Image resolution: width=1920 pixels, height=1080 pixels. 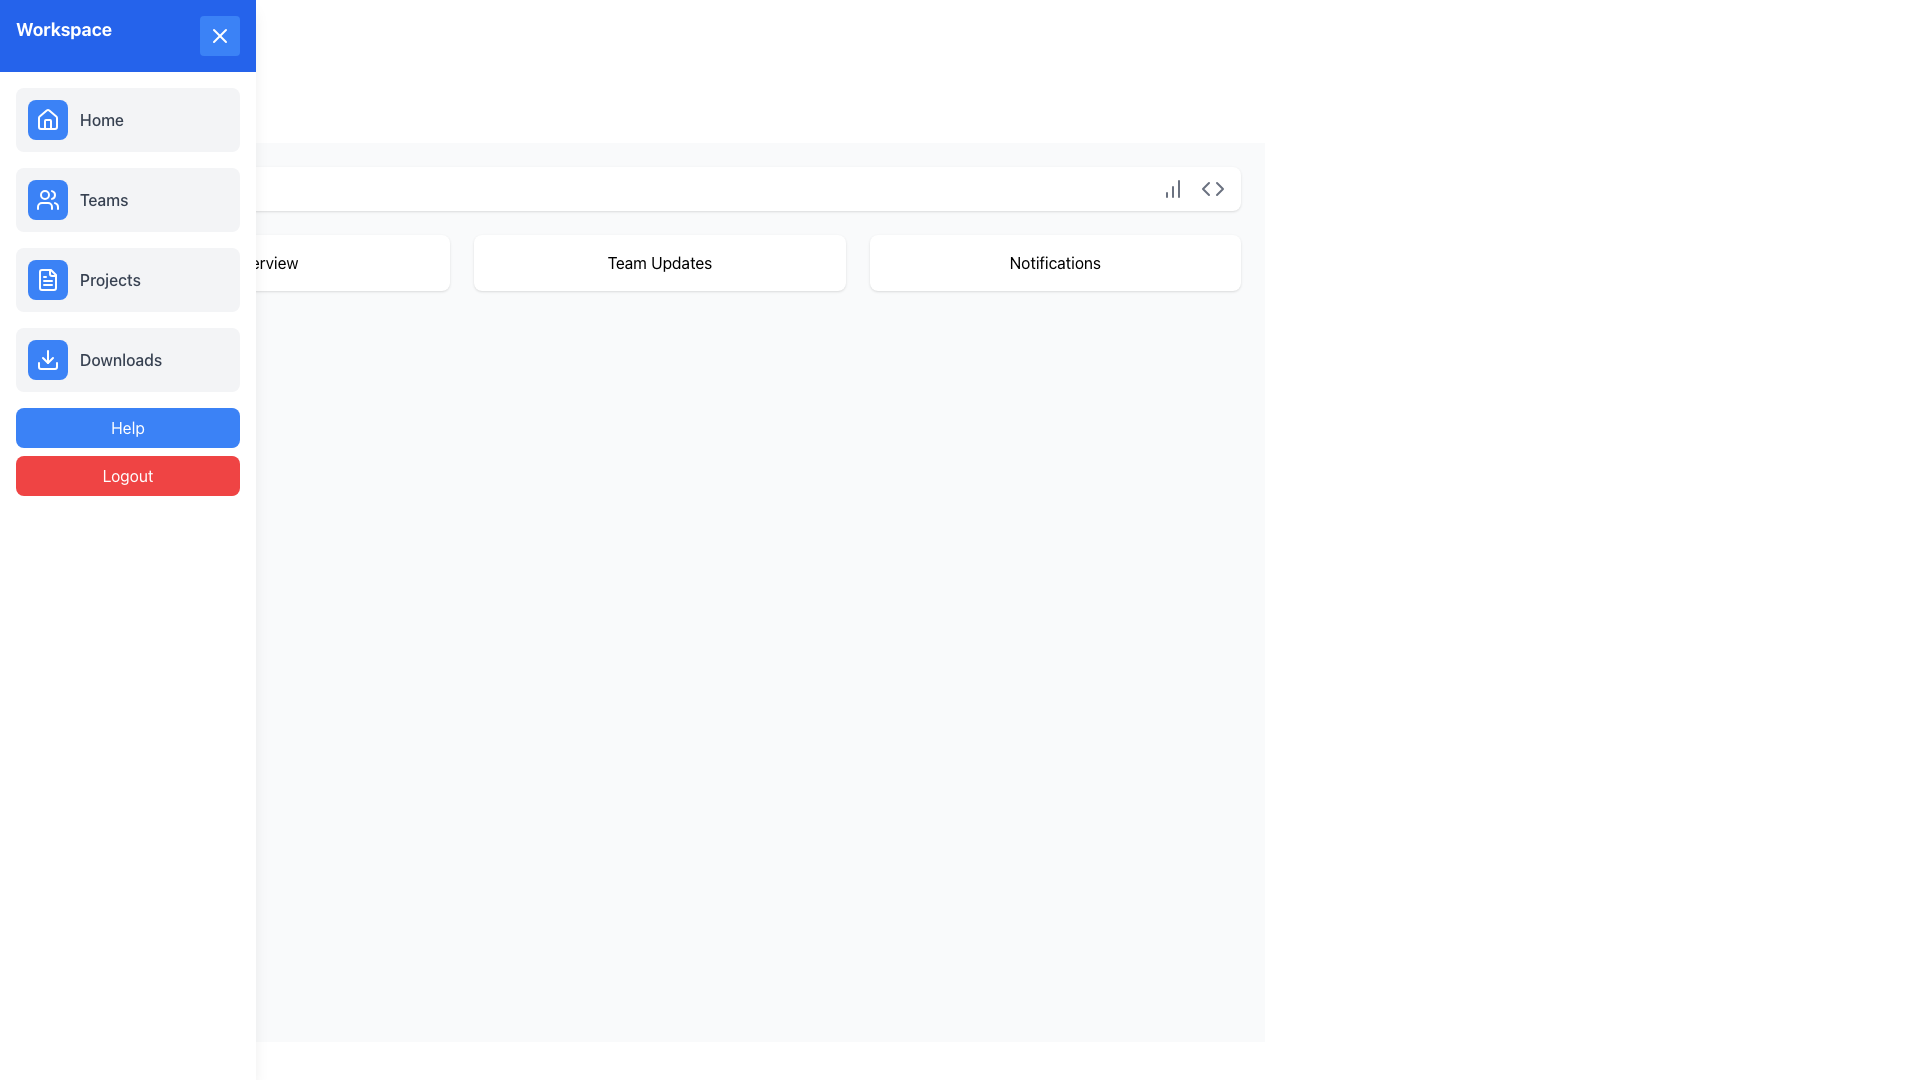 What do you see at coordinates (48, 358) in the screenshot?
I see `the download icon, which features a downward arrow and a rectangular base, located within the sidebar navigation menu under the 'Downloads' button to trigger a tooltip or visual feedback` at bounding box center [48, 358].